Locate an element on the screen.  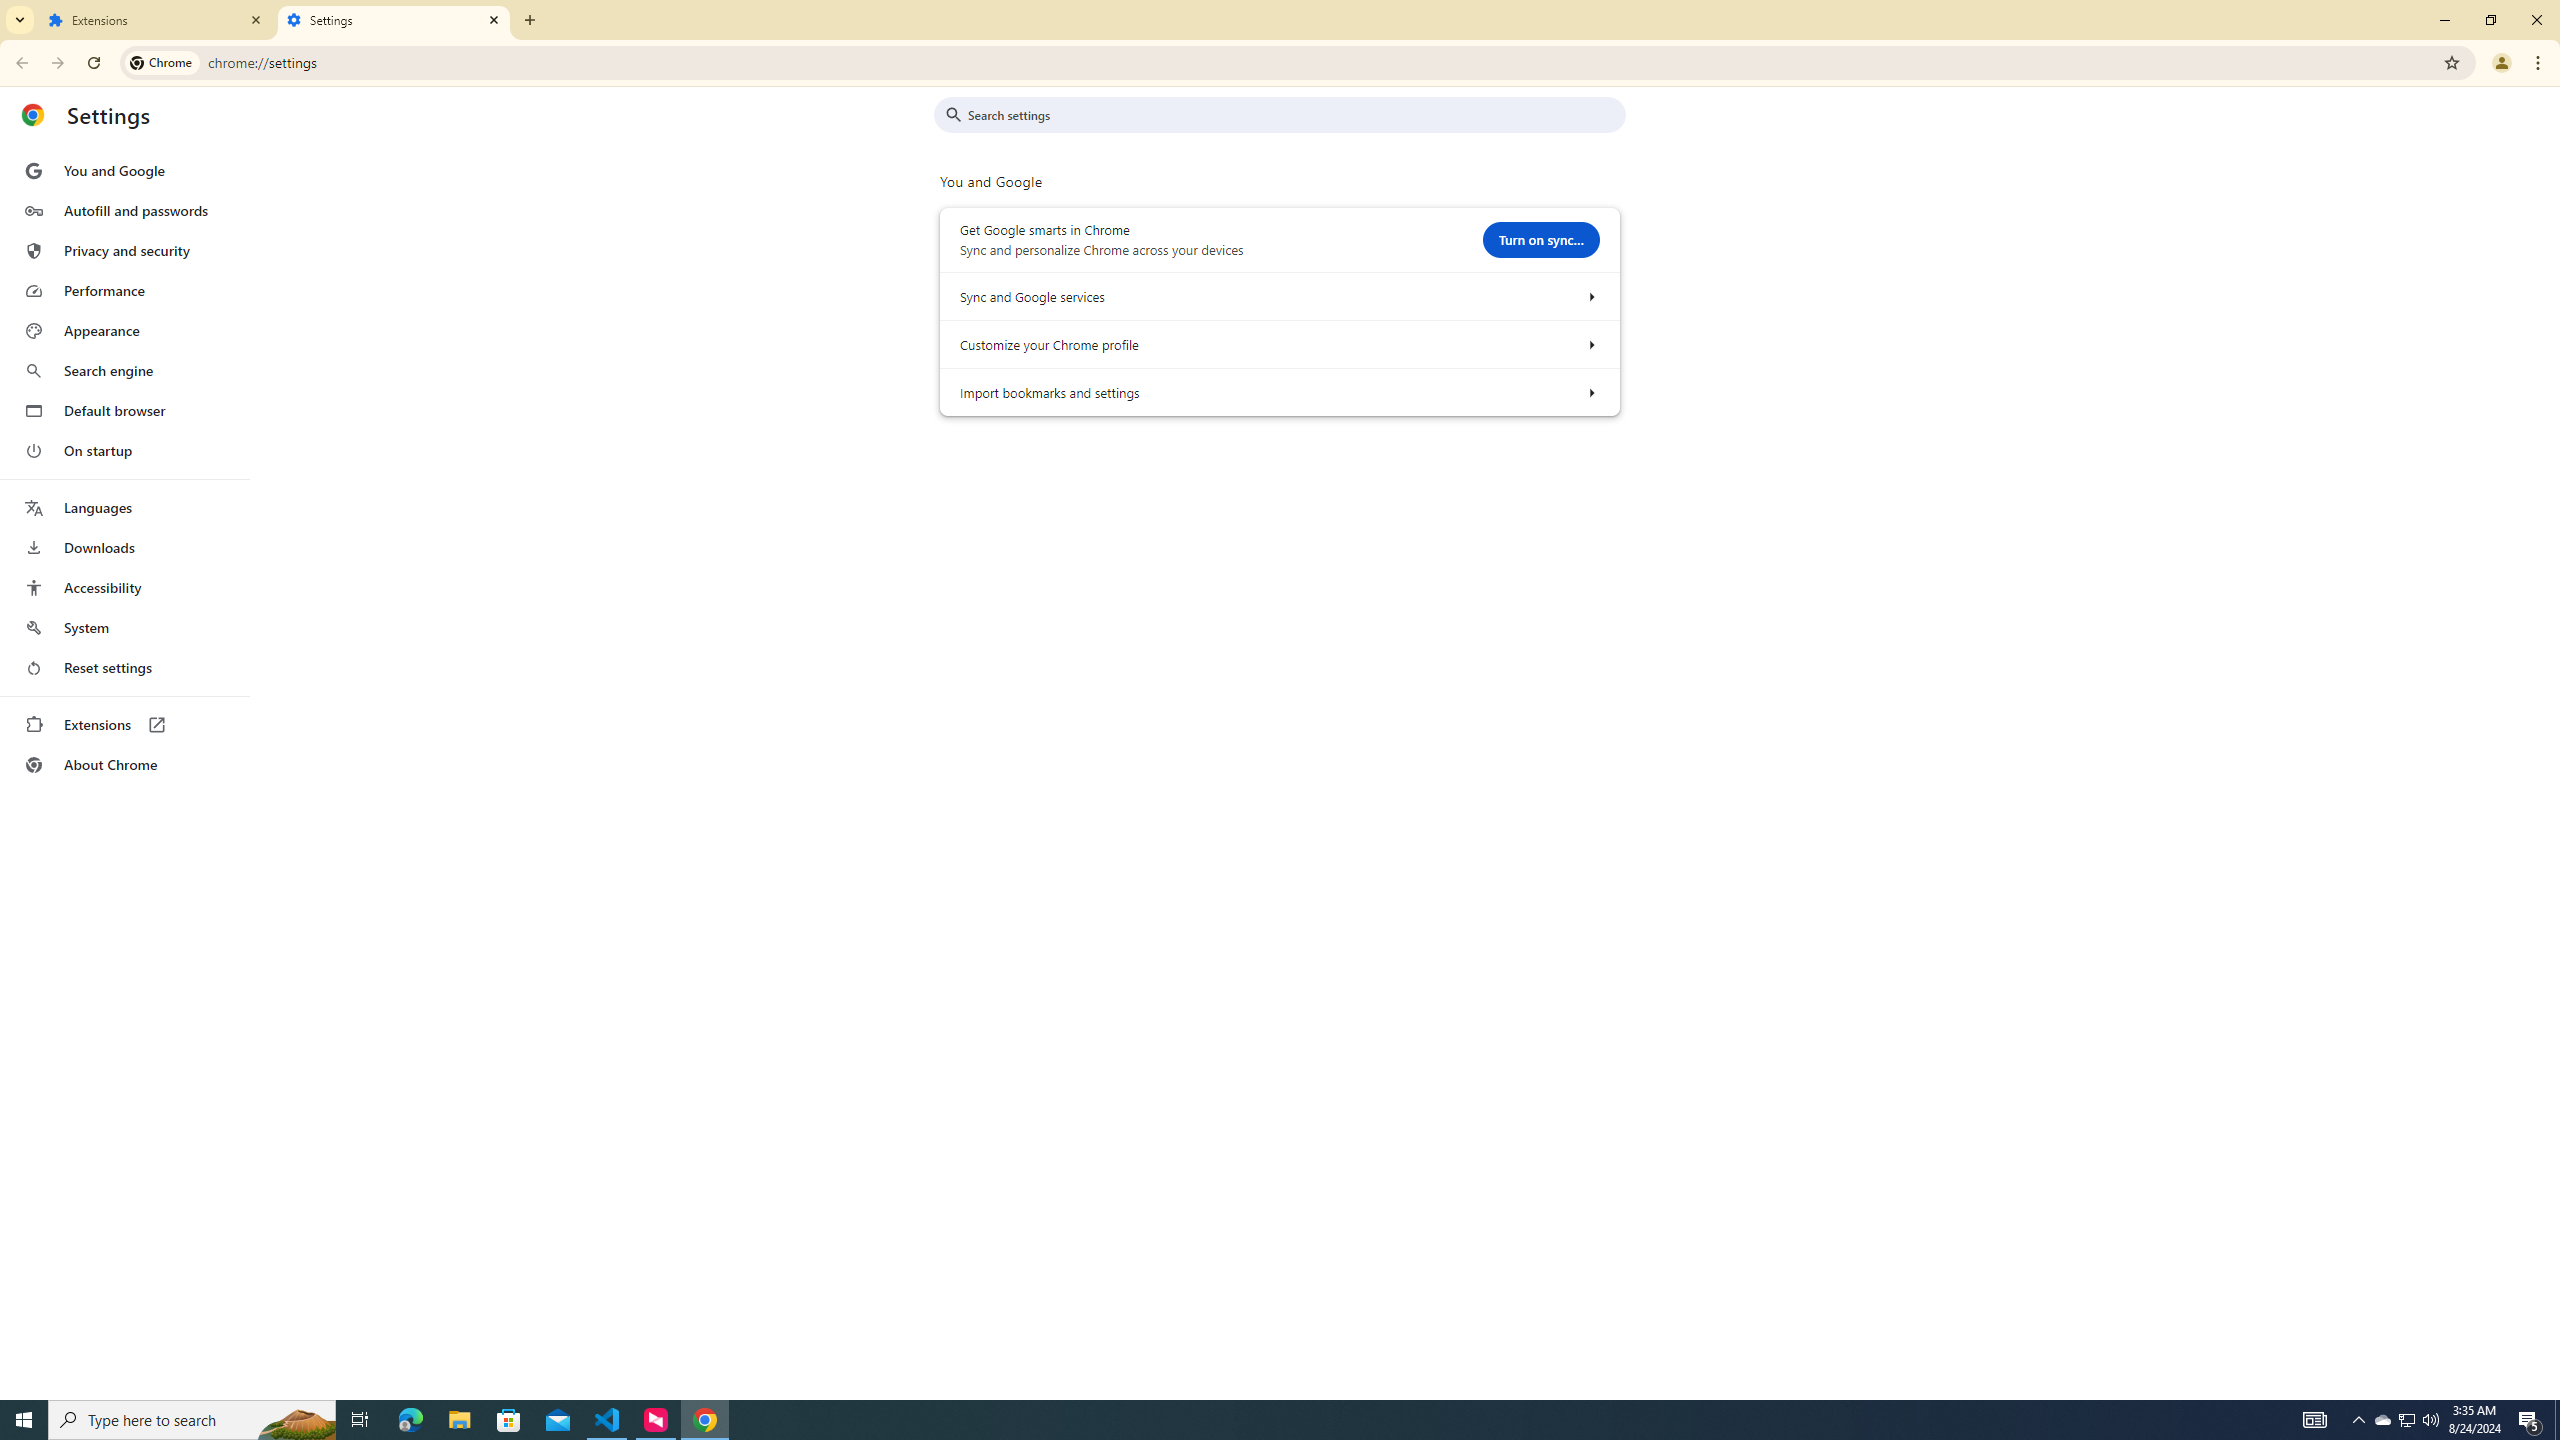
'Settings' is located at coordinates (394, 19).